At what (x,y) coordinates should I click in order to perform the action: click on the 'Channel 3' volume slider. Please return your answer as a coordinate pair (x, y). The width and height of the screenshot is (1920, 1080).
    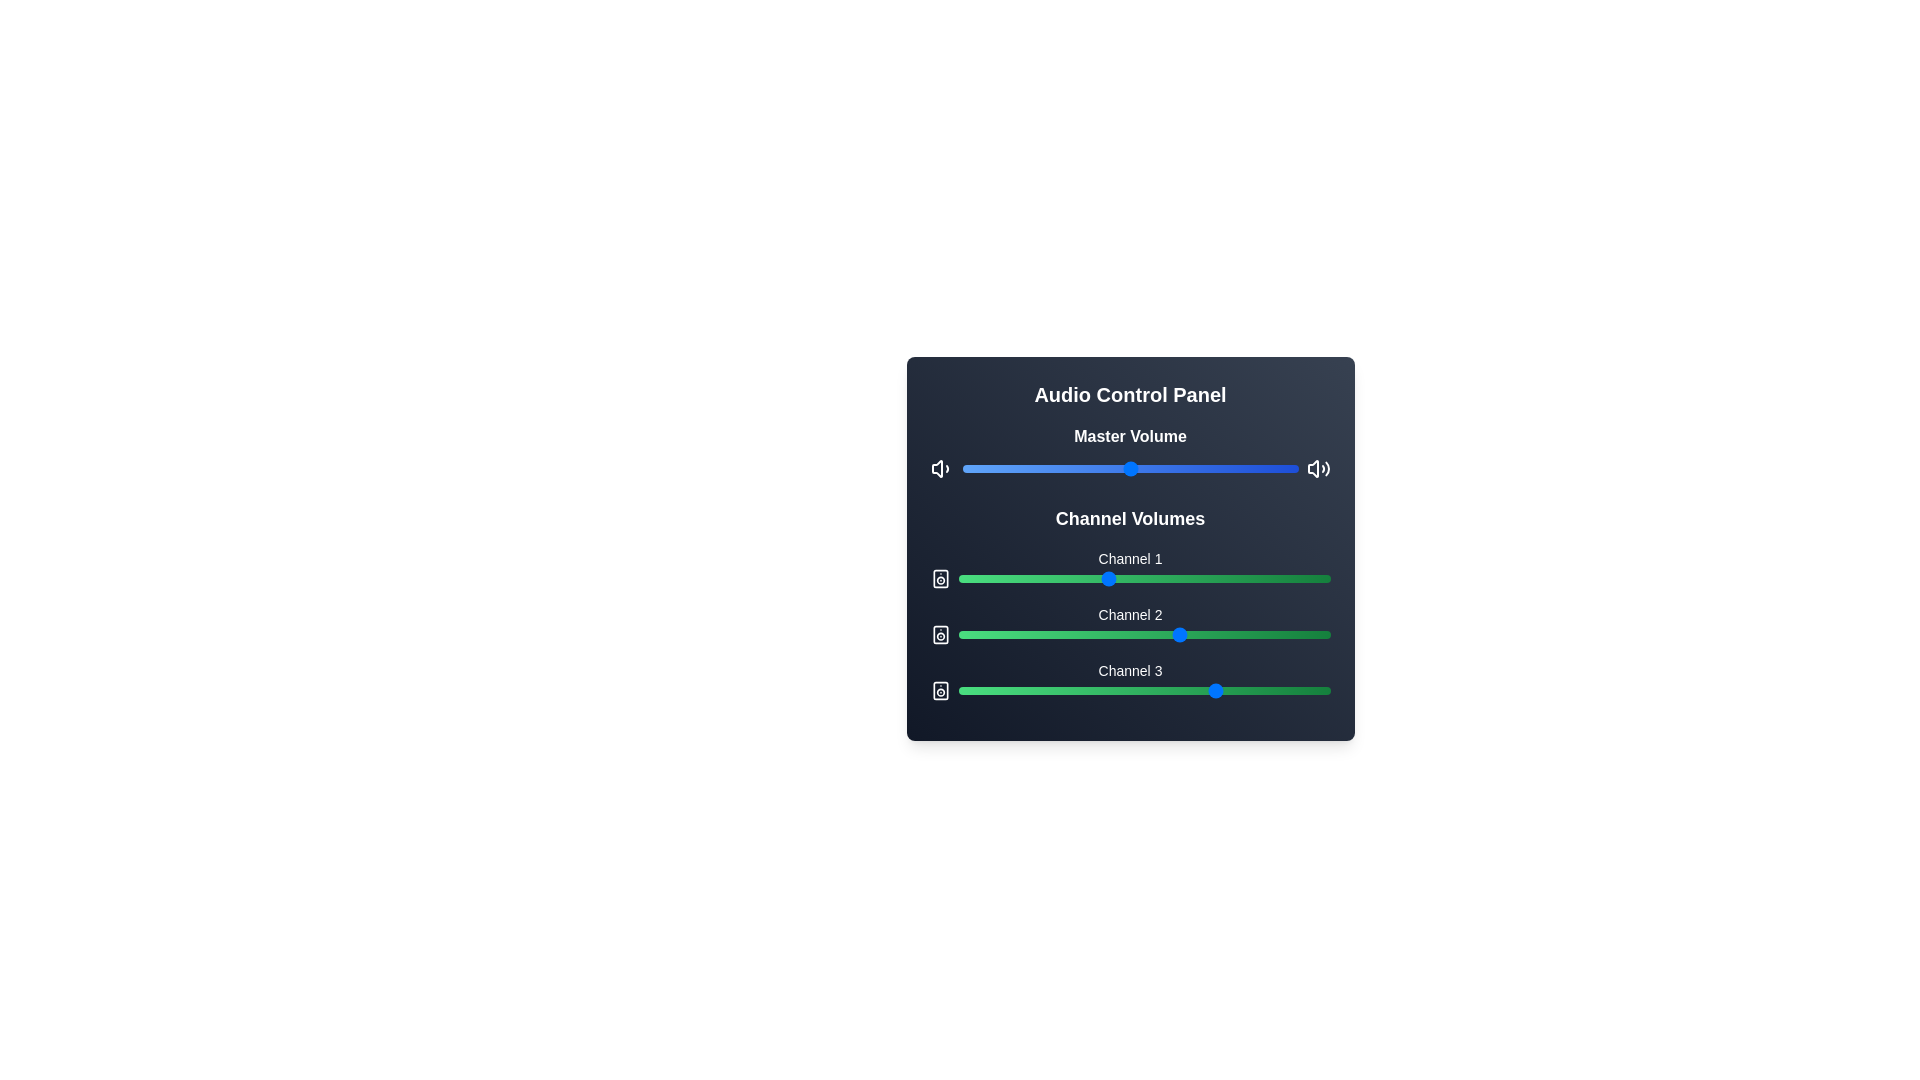
    Looking at the image, I should click on (1072, 685).